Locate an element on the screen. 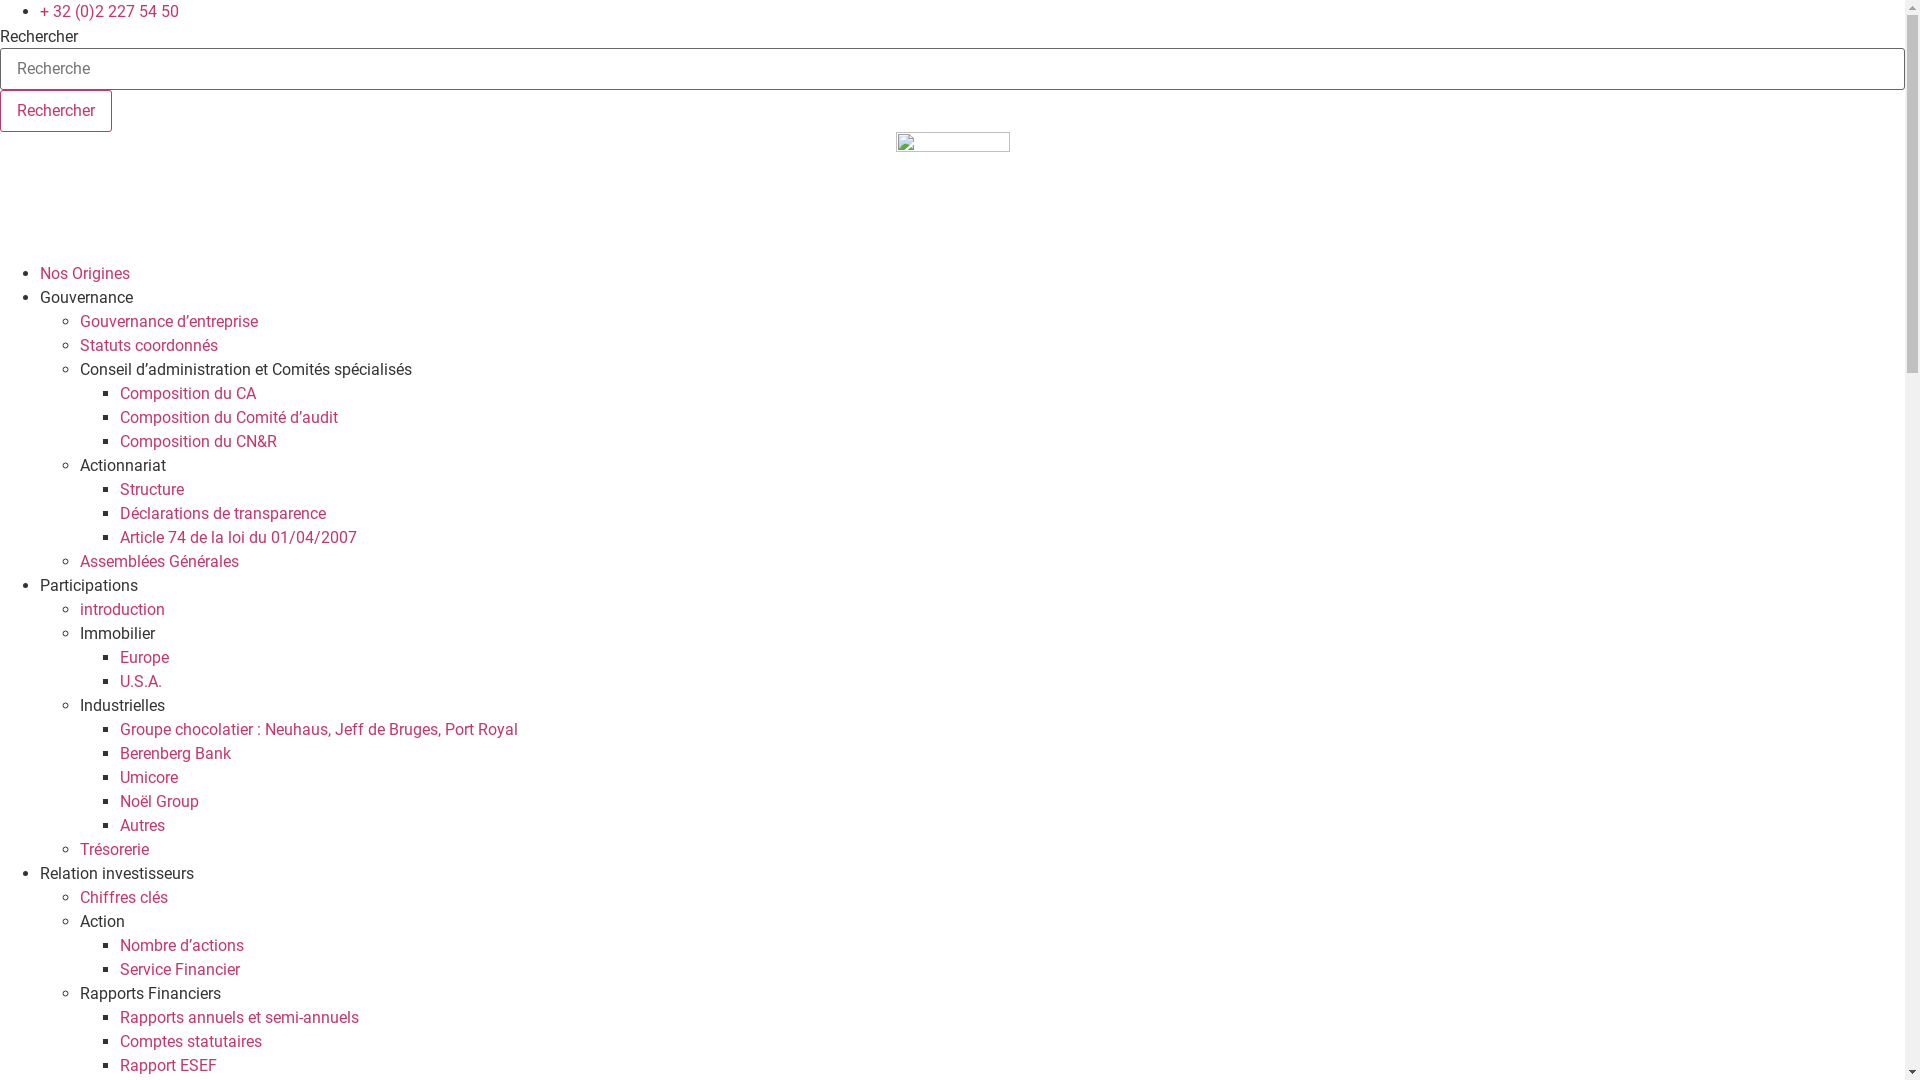 The height and width of the screenshot is (1080, 1920). 'Umicore' is located at coordinates (119, 776).